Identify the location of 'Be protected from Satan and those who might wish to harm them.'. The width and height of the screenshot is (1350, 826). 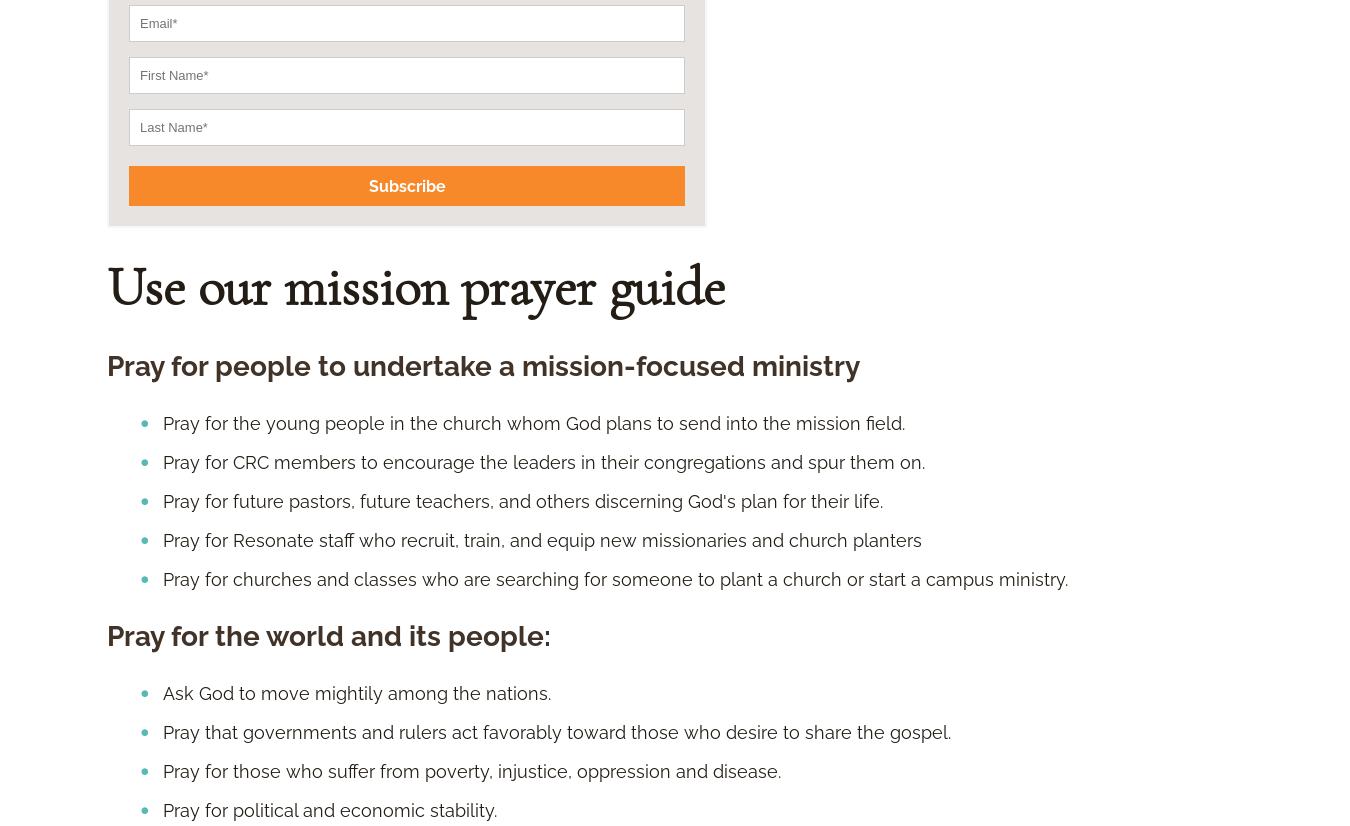
(446, 194).